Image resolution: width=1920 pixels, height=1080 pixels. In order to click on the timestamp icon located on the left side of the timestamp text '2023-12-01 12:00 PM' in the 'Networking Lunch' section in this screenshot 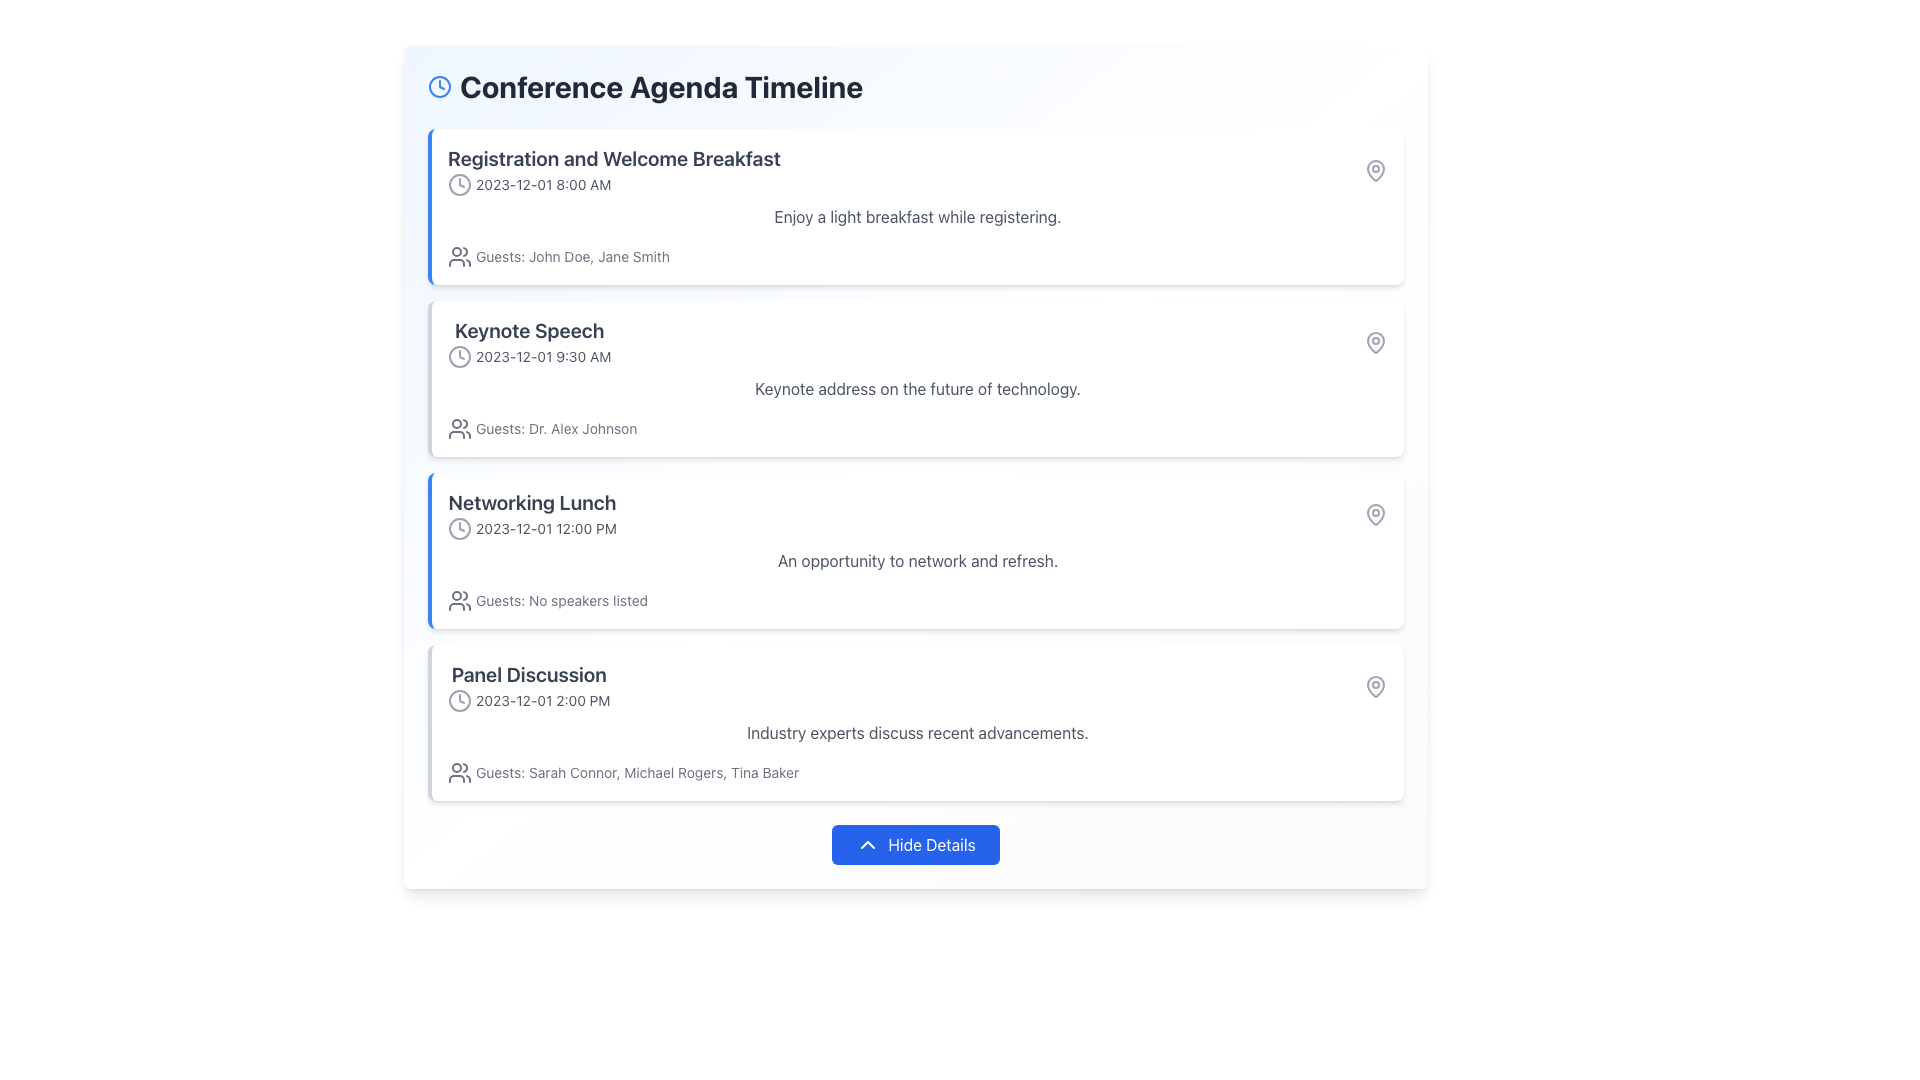, I will do `click(459, 527)`.